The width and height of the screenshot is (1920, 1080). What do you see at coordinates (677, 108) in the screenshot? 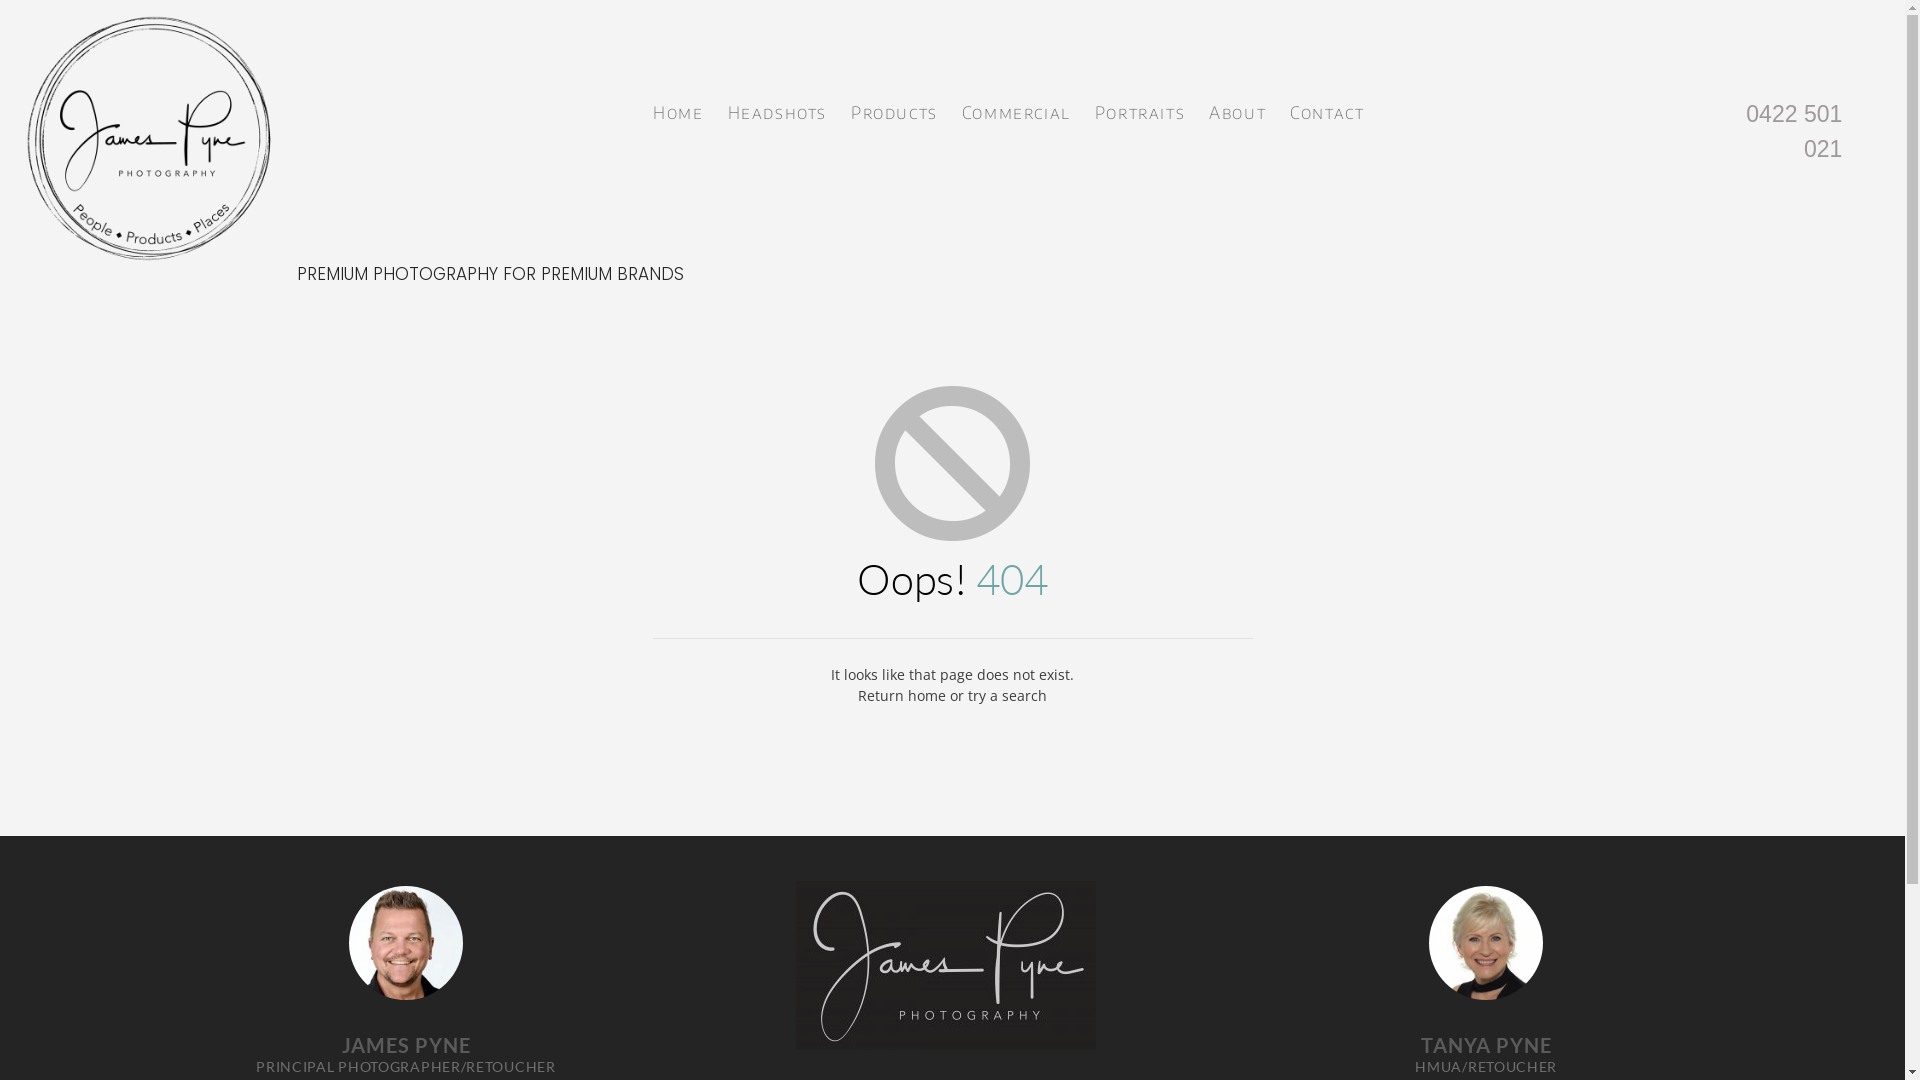
I see `'Home'` at bounding box center [677, 108].